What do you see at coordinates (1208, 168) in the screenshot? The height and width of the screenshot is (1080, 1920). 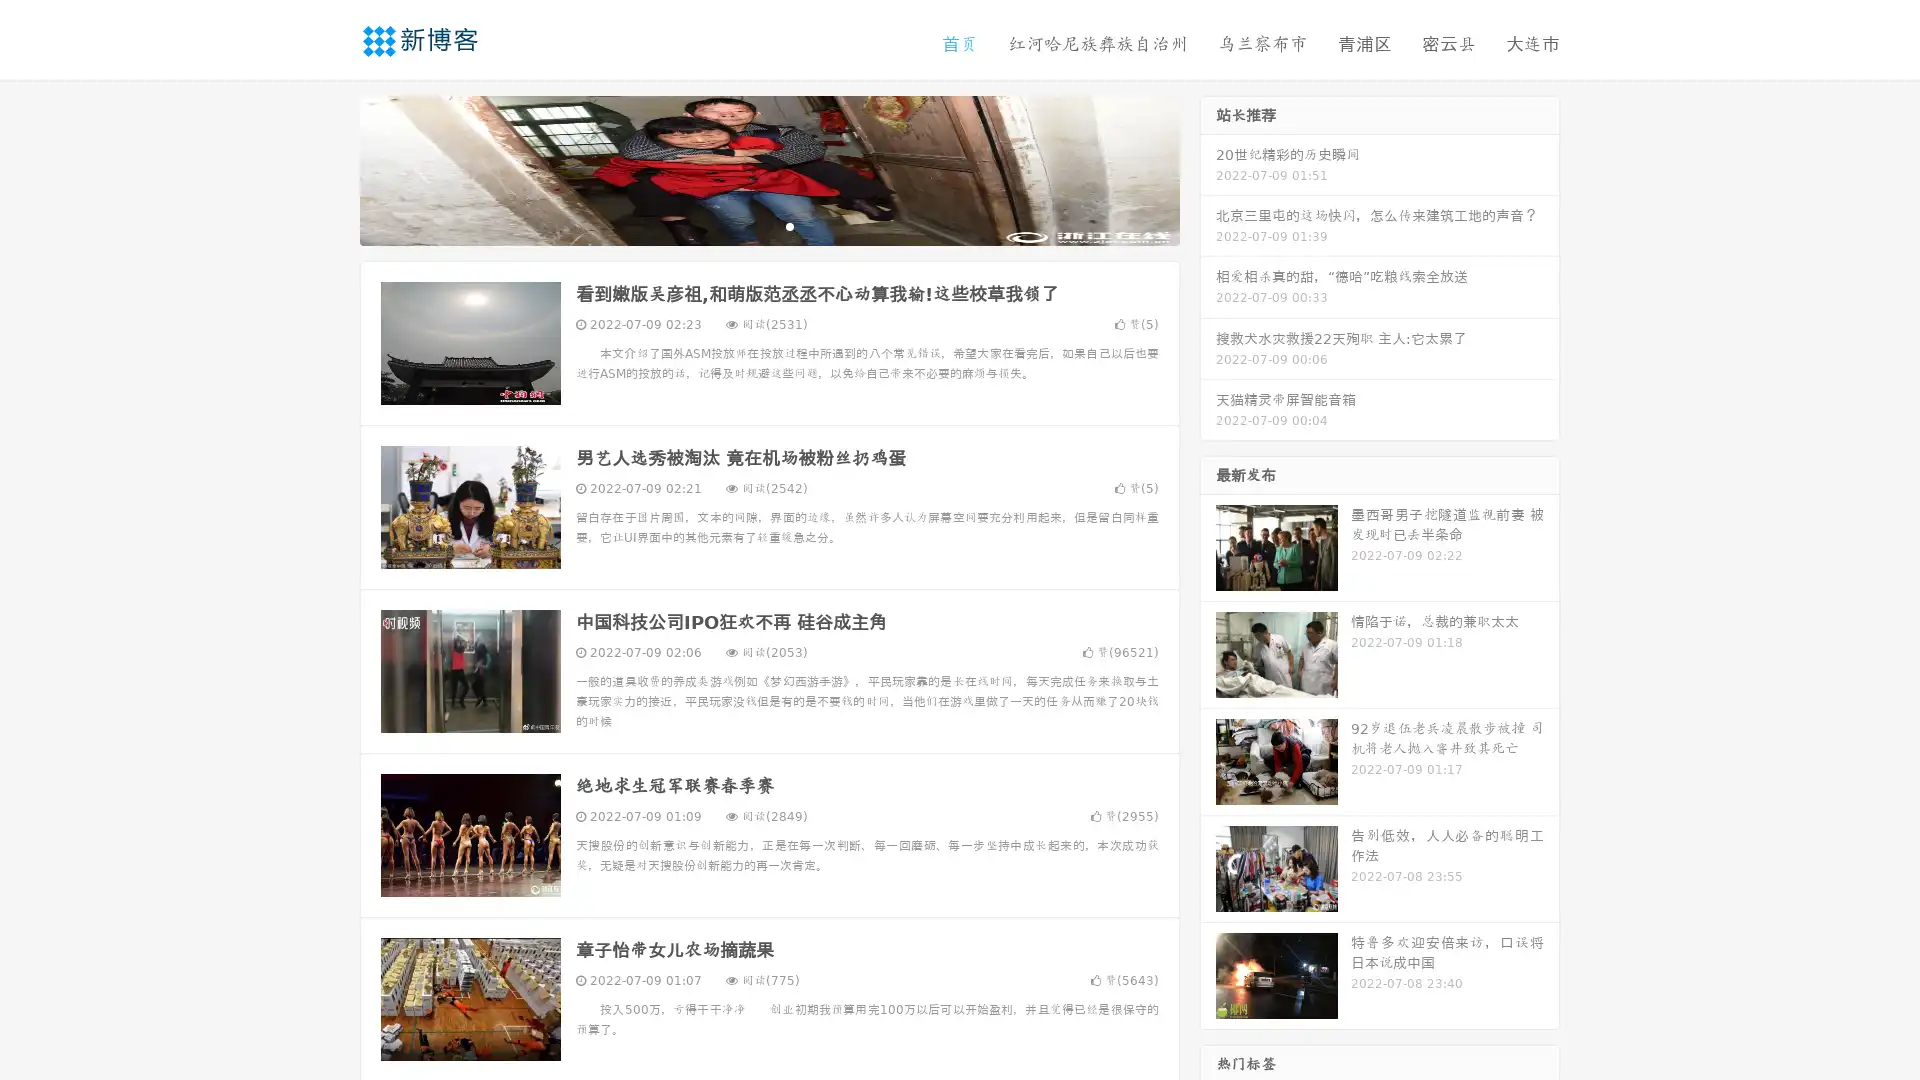 I see `Next slide` at bounding box center [1208, 168].